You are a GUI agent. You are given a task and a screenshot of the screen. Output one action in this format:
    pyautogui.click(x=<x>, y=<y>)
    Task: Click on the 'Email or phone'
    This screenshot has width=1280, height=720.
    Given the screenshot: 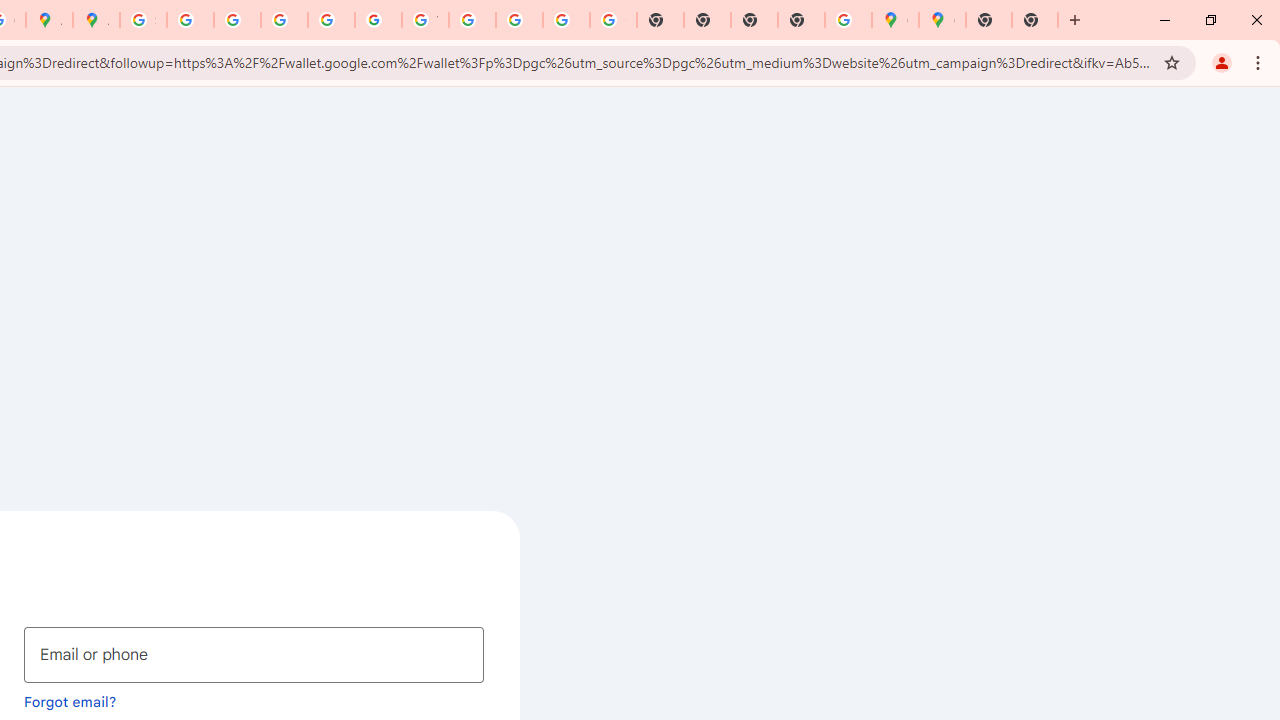 What is the action you would take?
    pyautogui.click(x=253, y=654)
    